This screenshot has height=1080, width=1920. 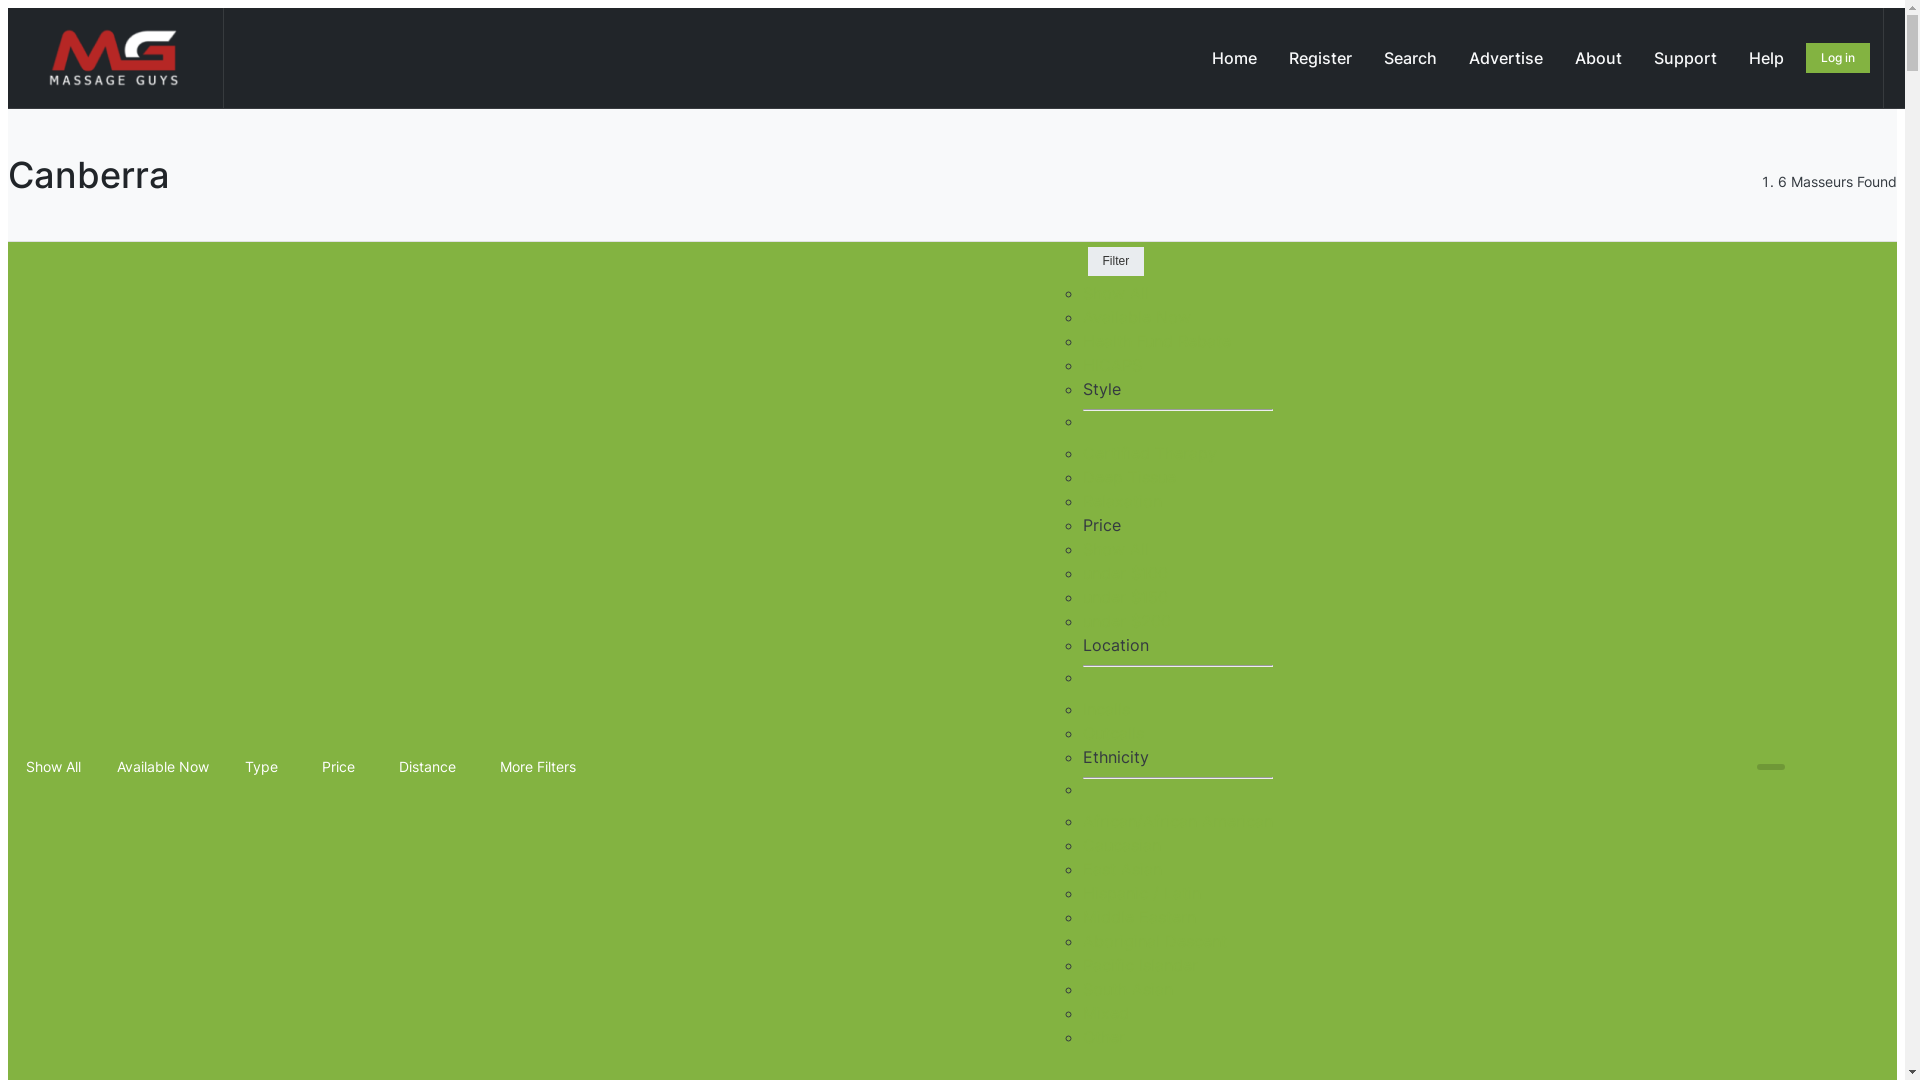 What do you see at coordinates (342, 766) in the screenshot?
I see `'Price'` at bounding box center [342, 766].